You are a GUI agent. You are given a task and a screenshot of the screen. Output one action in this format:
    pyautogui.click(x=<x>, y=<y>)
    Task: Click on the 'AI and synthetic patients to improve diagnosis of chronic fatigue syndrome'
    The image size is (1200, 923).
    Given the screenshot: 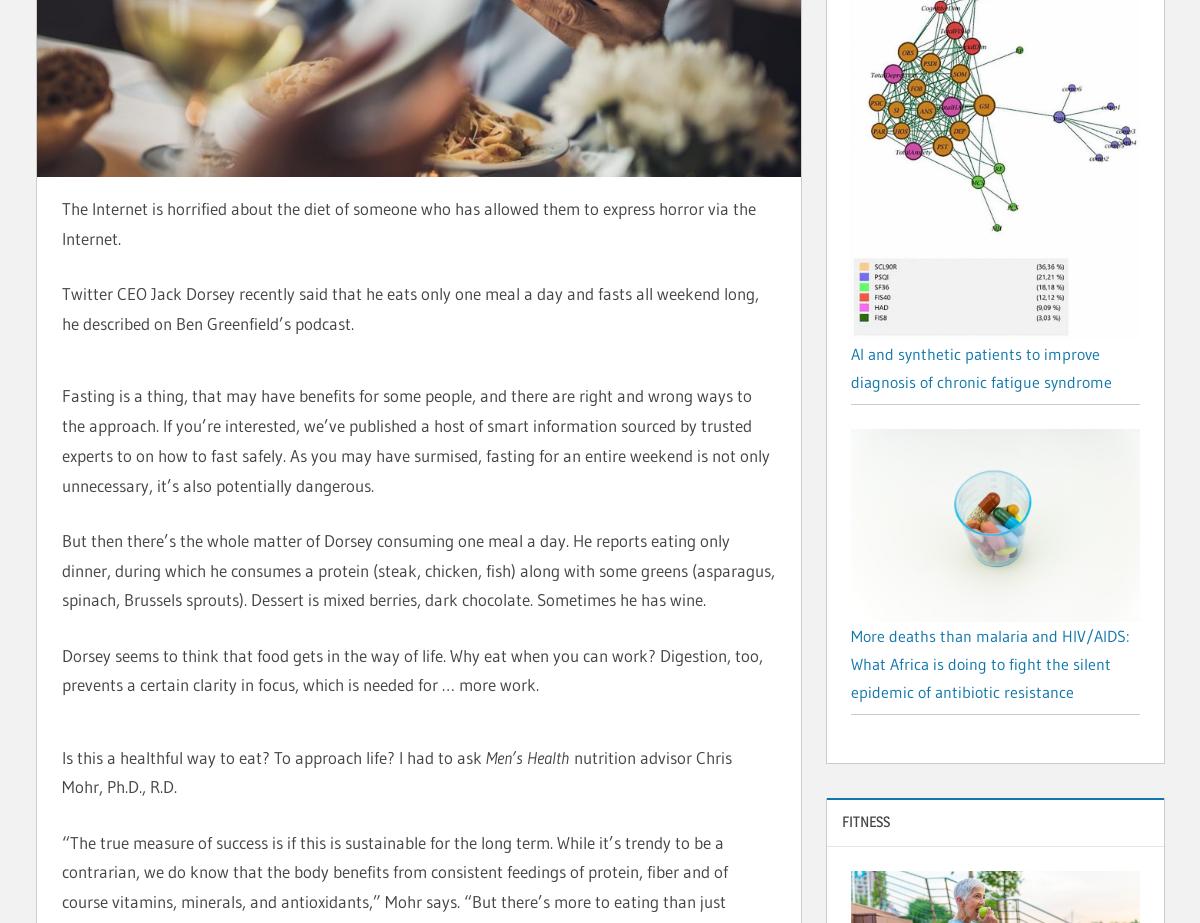 What is the action you would take?
    pyautogui.click(x=980, y=368)
    